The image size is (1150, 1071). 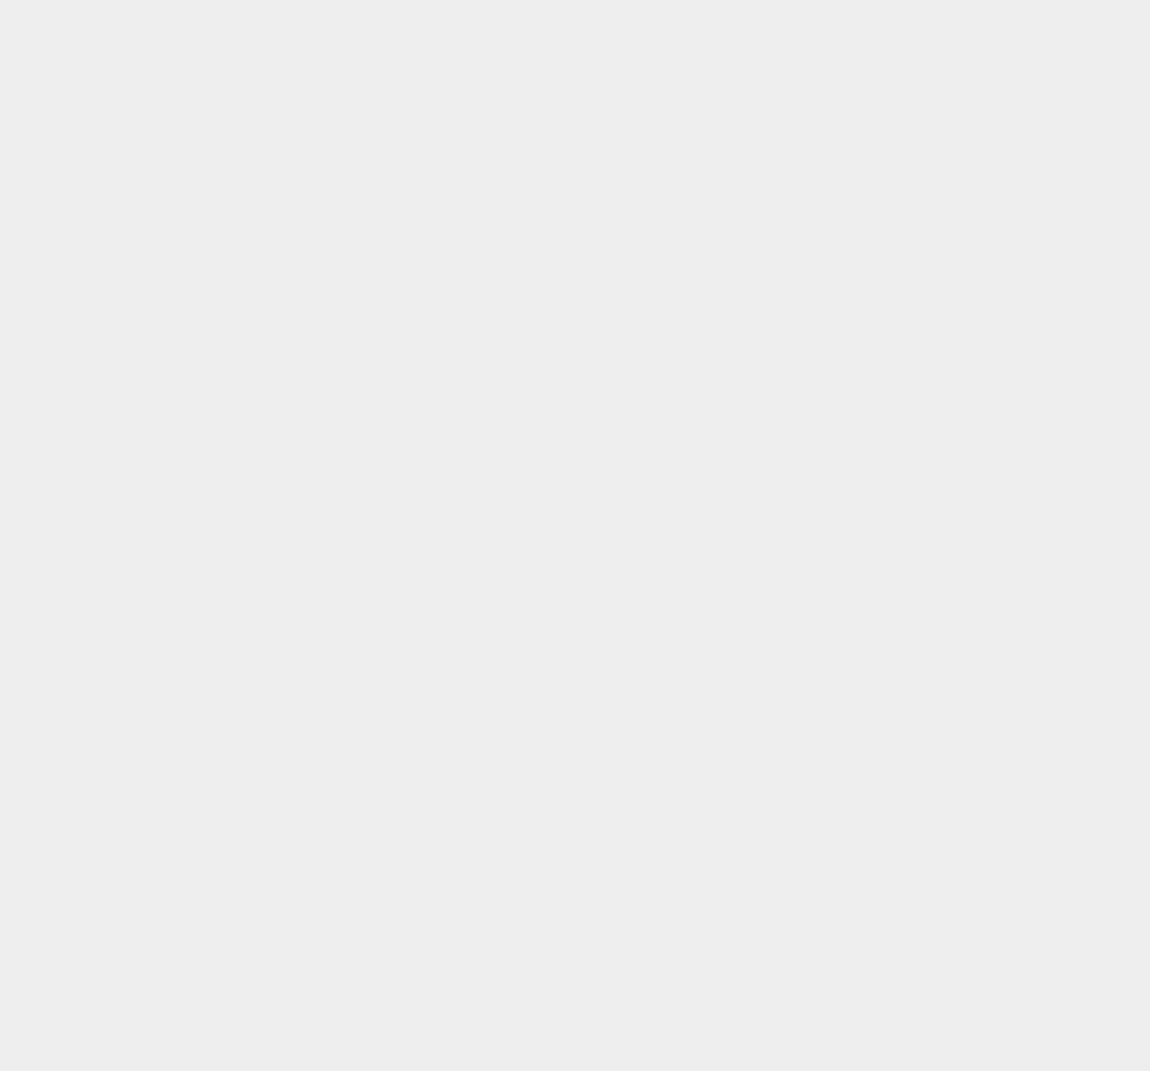 What do you see at coordinates (839, 41) in the screenshot?
I see `'iOS 8.1.2'` at bounding box center [839, 41].